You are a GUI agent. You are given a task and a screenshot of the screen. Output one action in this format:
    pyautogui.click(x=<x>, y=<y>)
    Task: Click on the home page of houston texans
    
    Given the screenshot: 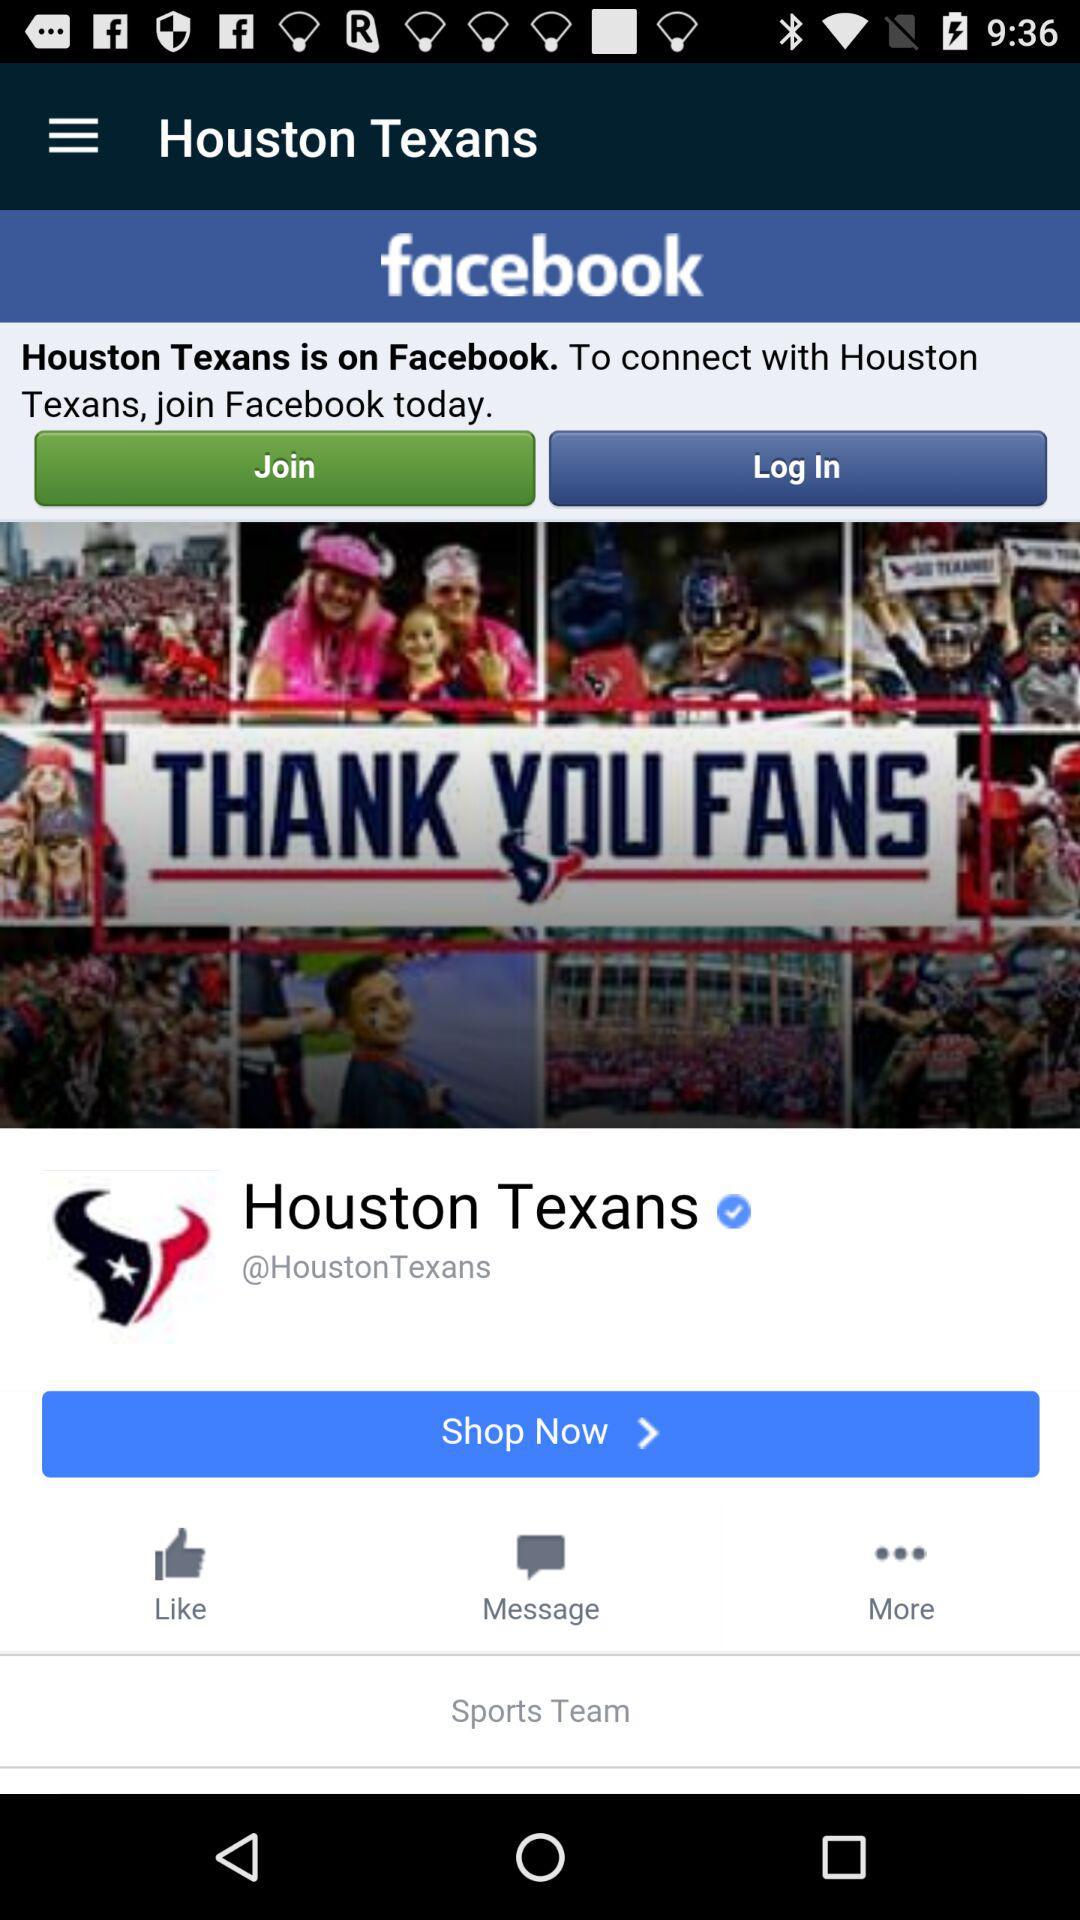 What is the action you would take?
    pyautogui.click(x=540, y=1002)
    